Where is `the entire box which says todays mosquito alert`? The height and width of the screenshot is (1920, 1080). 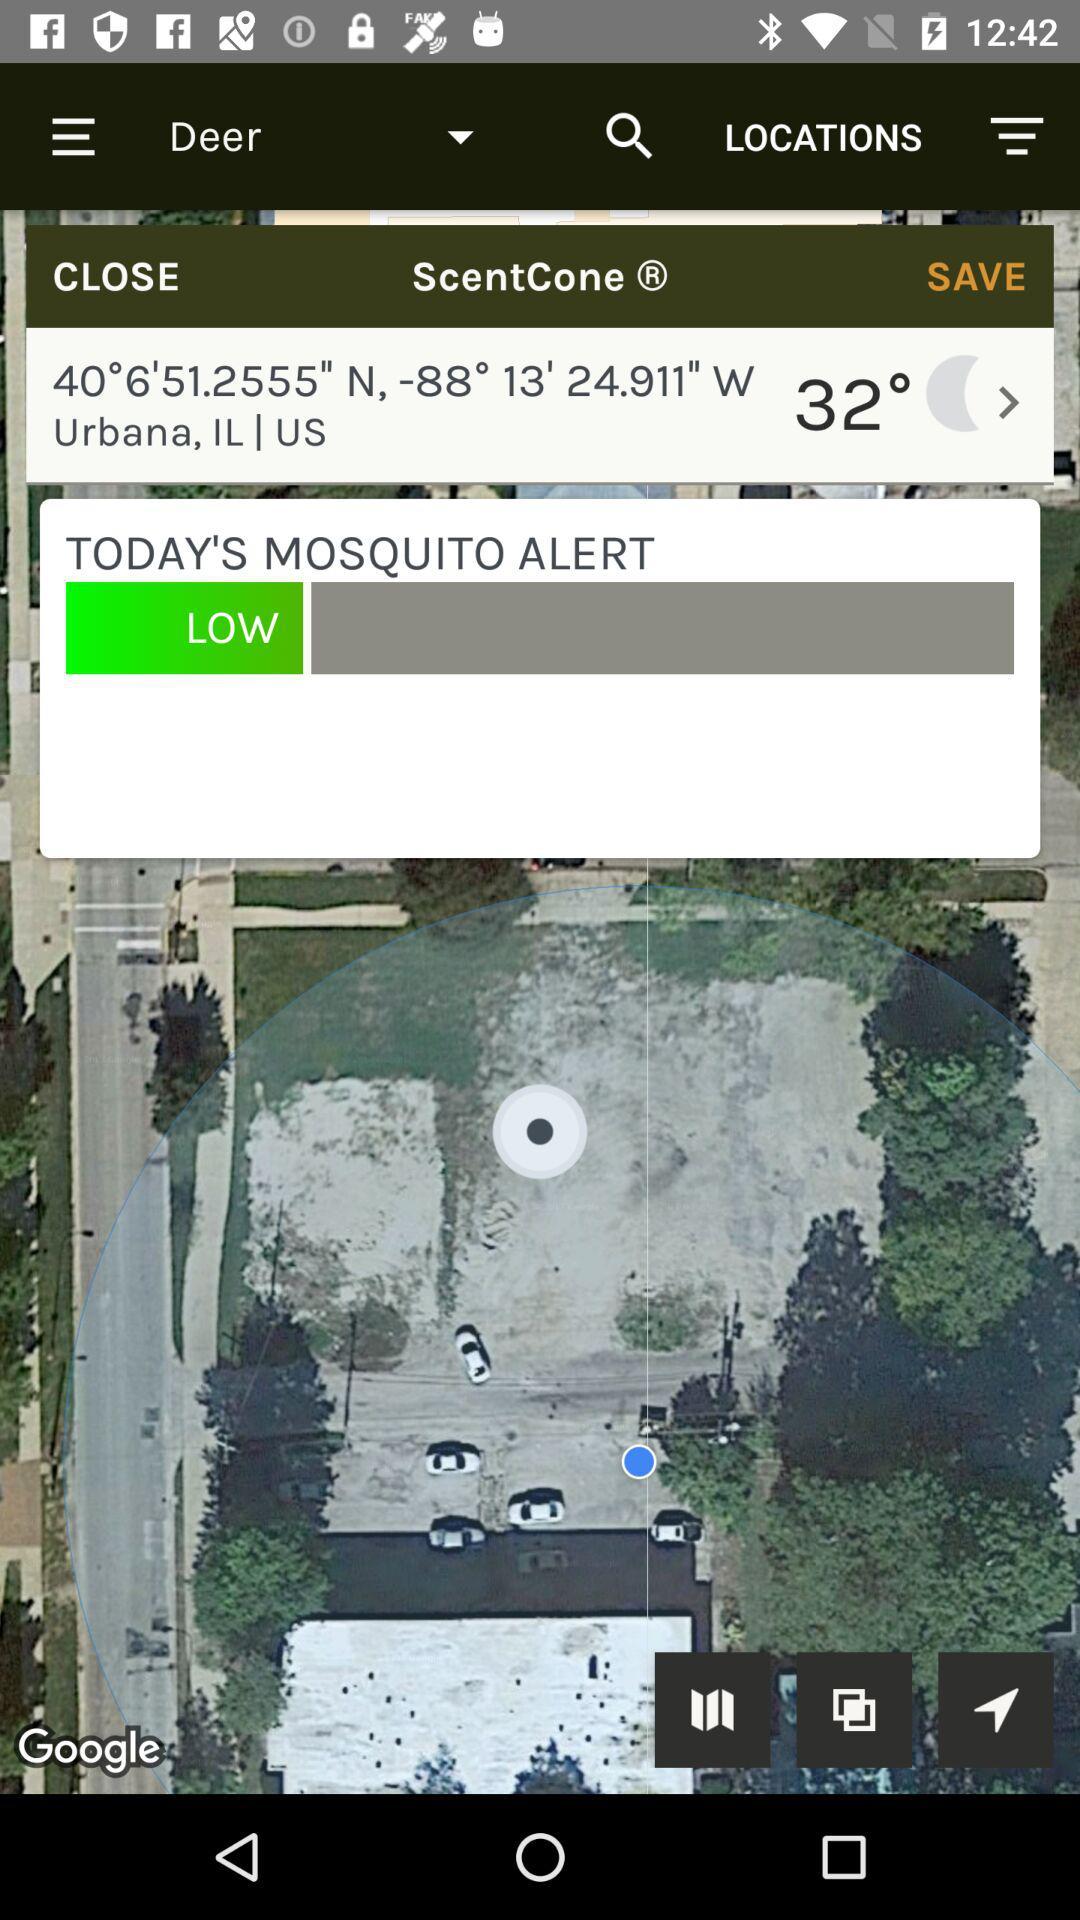 the entire box which says todays mosquito alert is located at coordinates (540, 678).